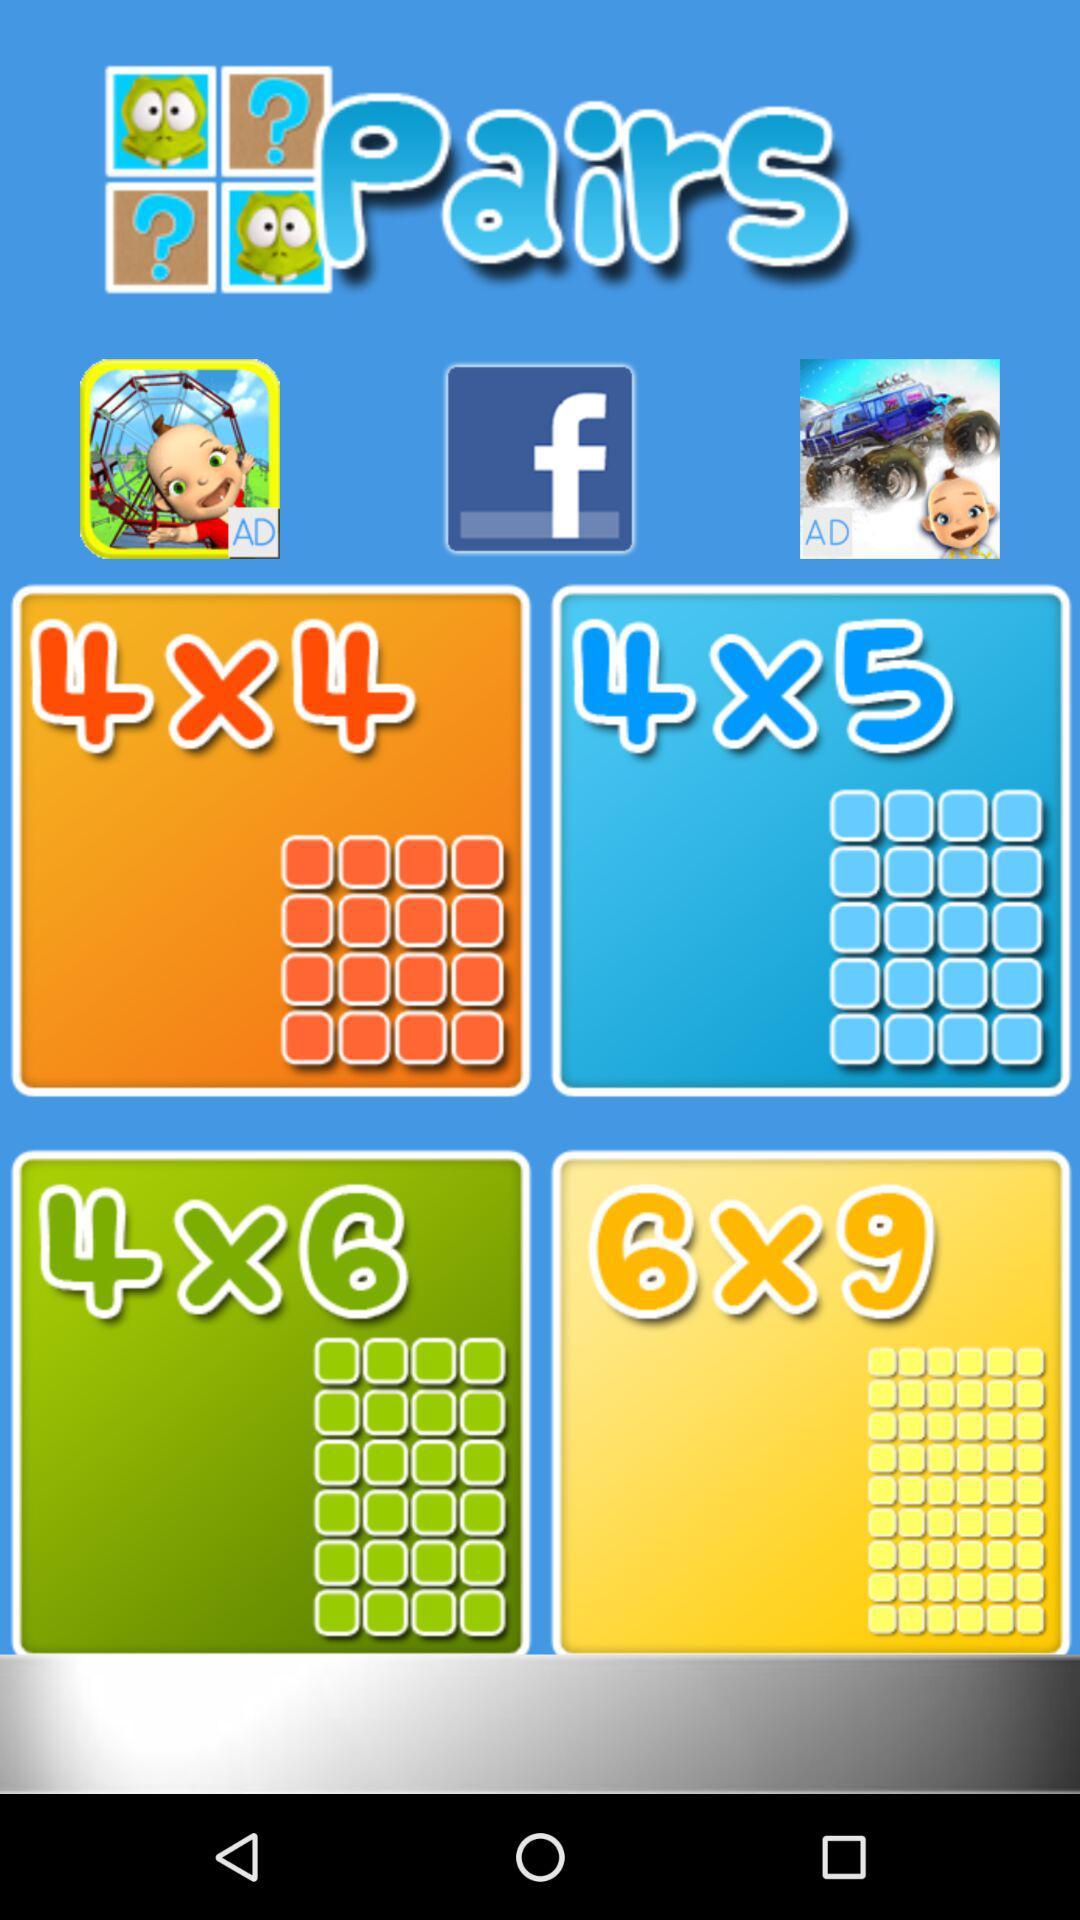  I want to click on open 4x4 puzzle, so click(270, 841).